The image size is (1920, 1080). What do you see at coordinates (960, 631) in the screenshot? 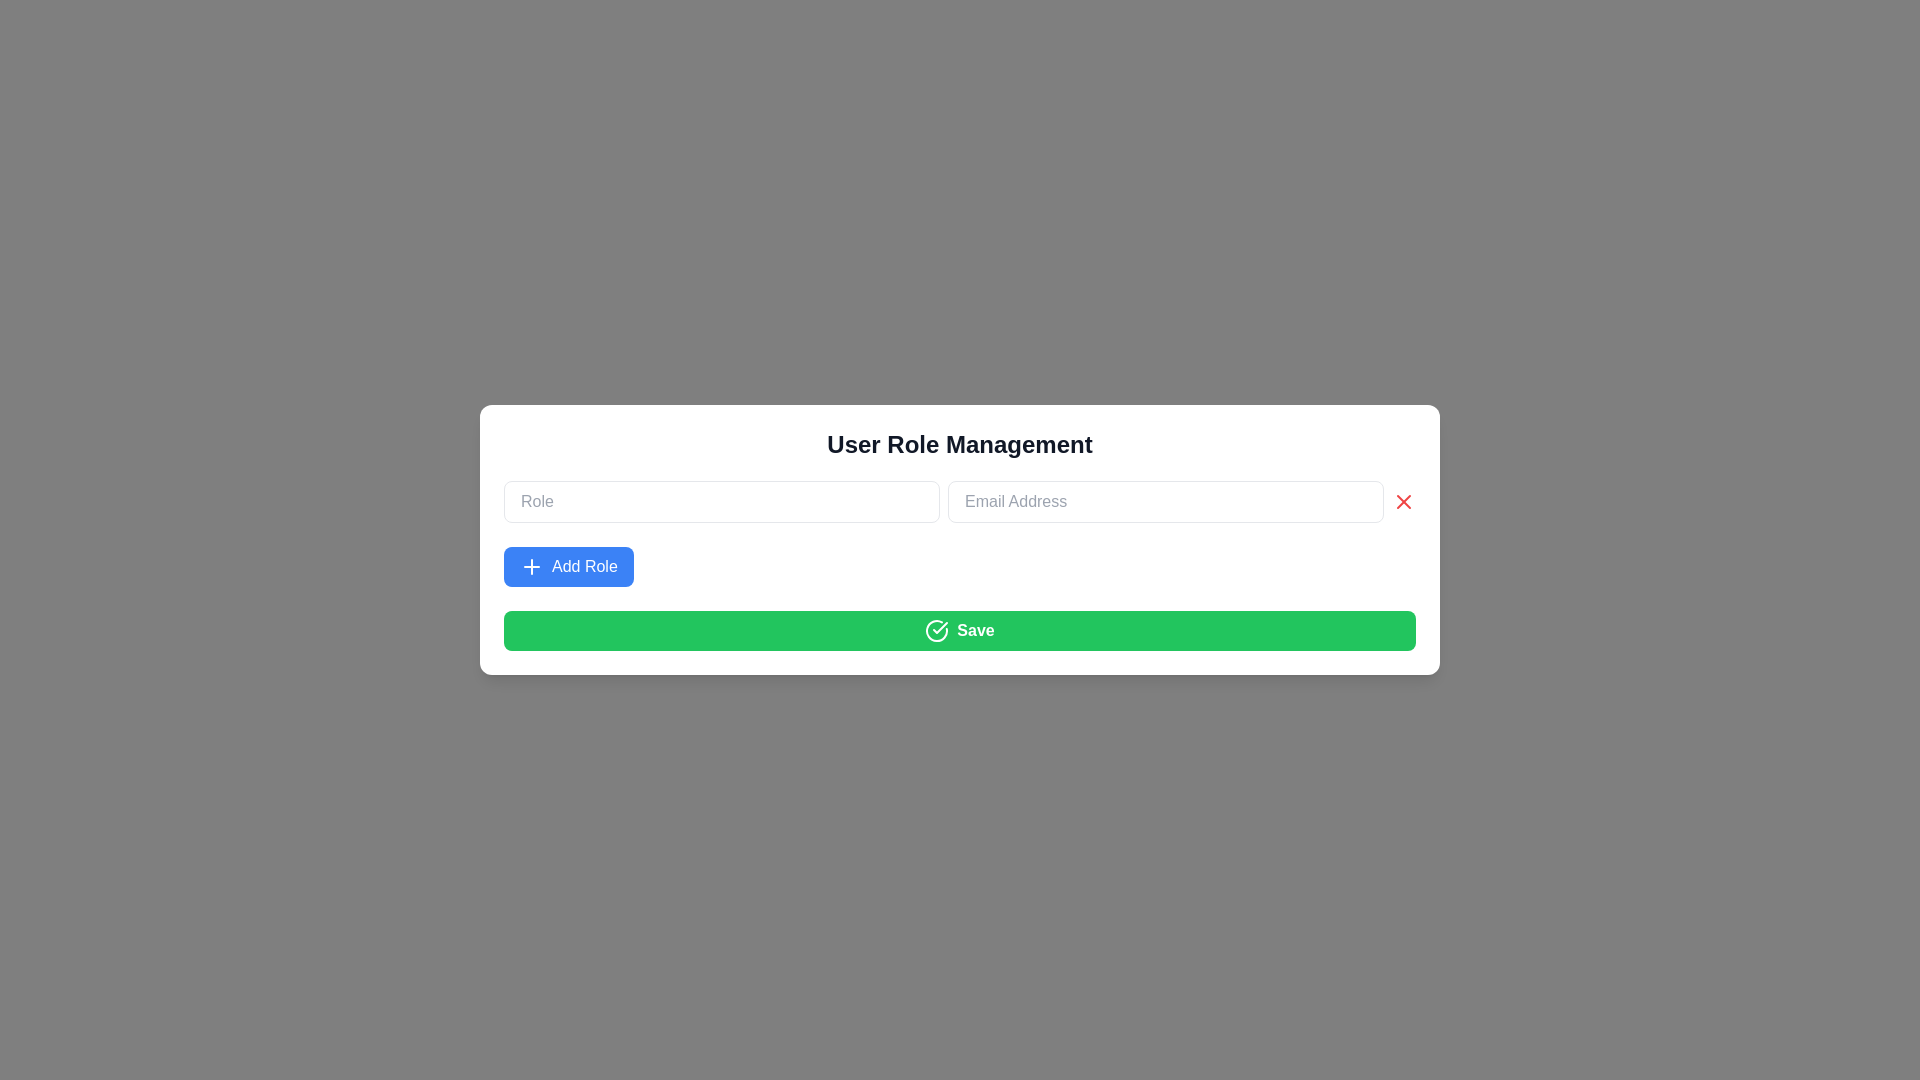
I see `the submission button located at the bottom of the card, directly below the 'Add Role' button` at bounding box center [960, 631].